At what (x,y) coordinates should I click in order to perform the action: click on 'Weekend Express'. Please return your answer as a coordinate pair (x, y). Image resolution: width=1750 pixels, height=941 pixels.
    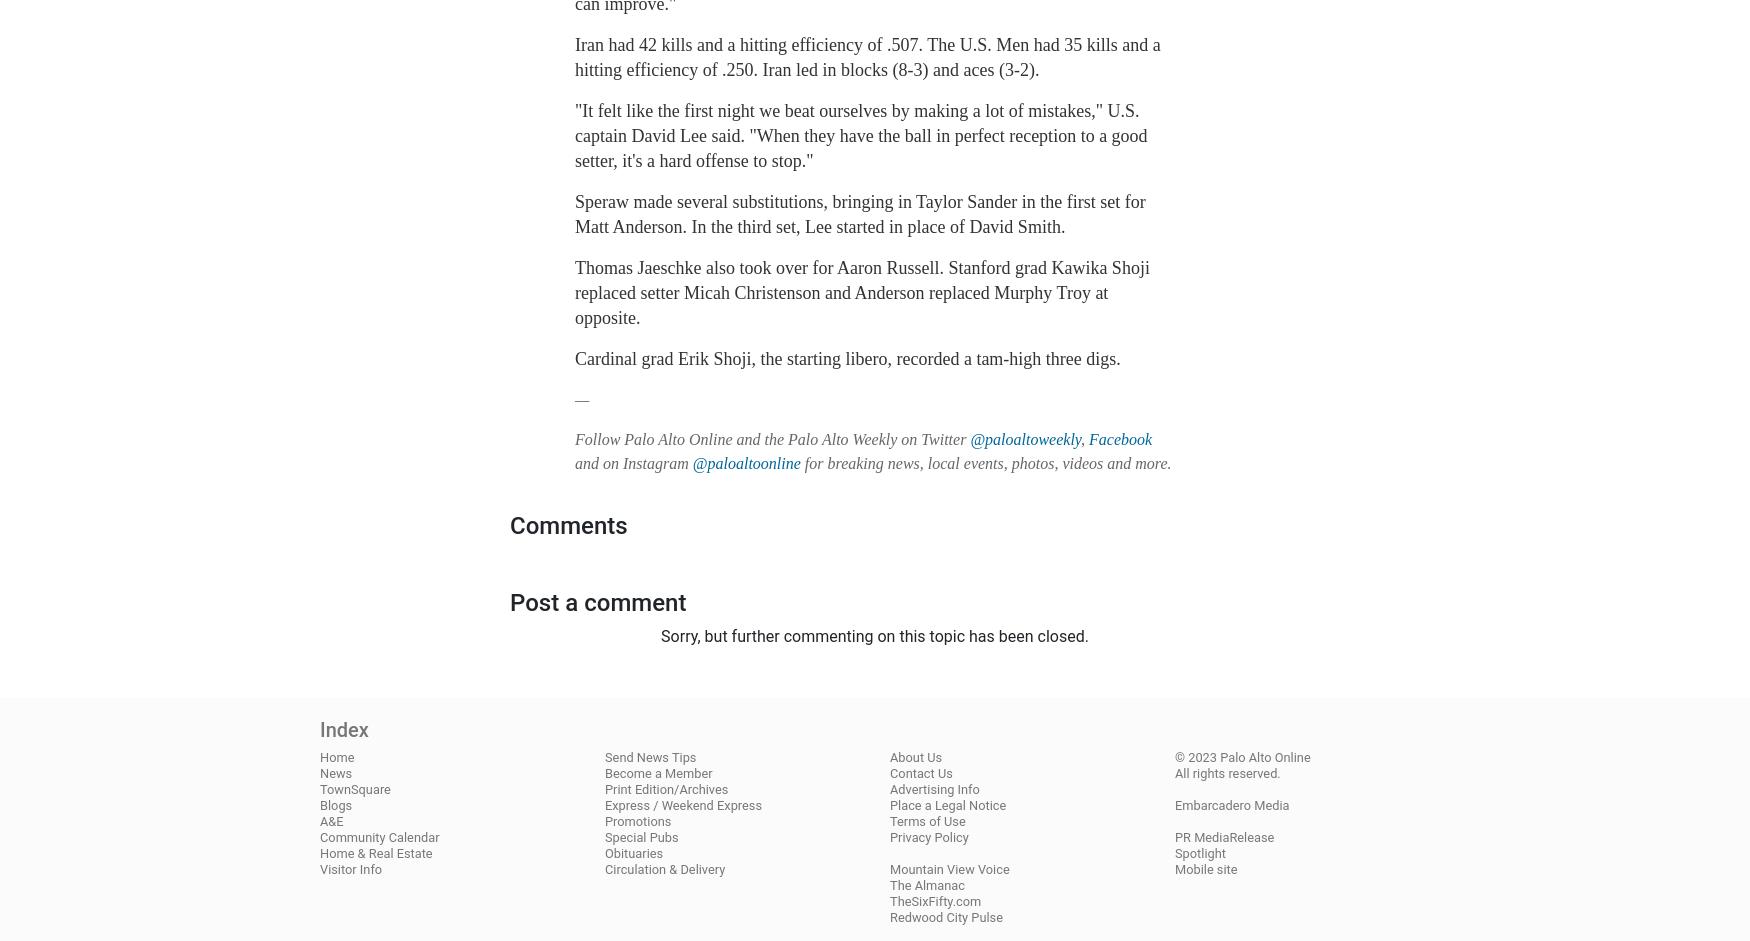
    Looking at the image, I should click on (659, 804).